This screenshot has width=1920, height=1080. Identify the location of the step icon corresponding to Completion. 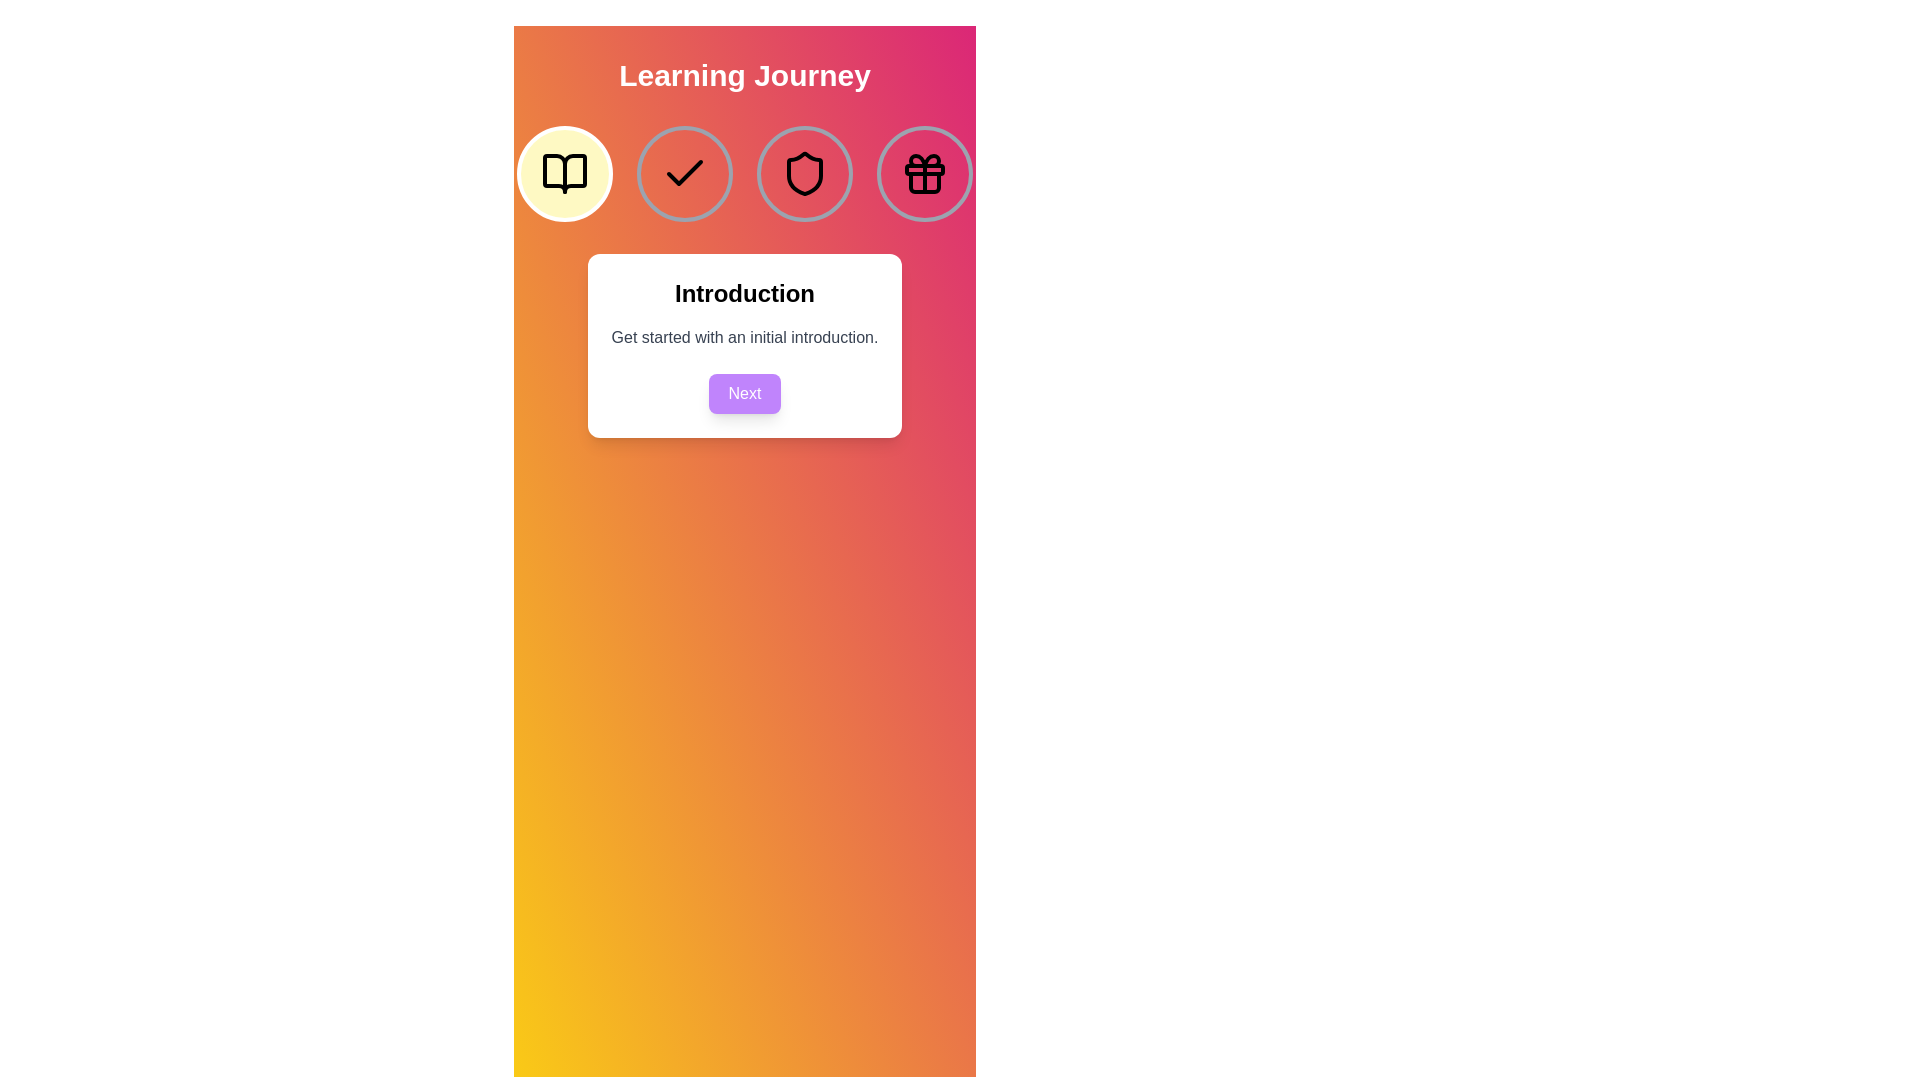
(924, 172).